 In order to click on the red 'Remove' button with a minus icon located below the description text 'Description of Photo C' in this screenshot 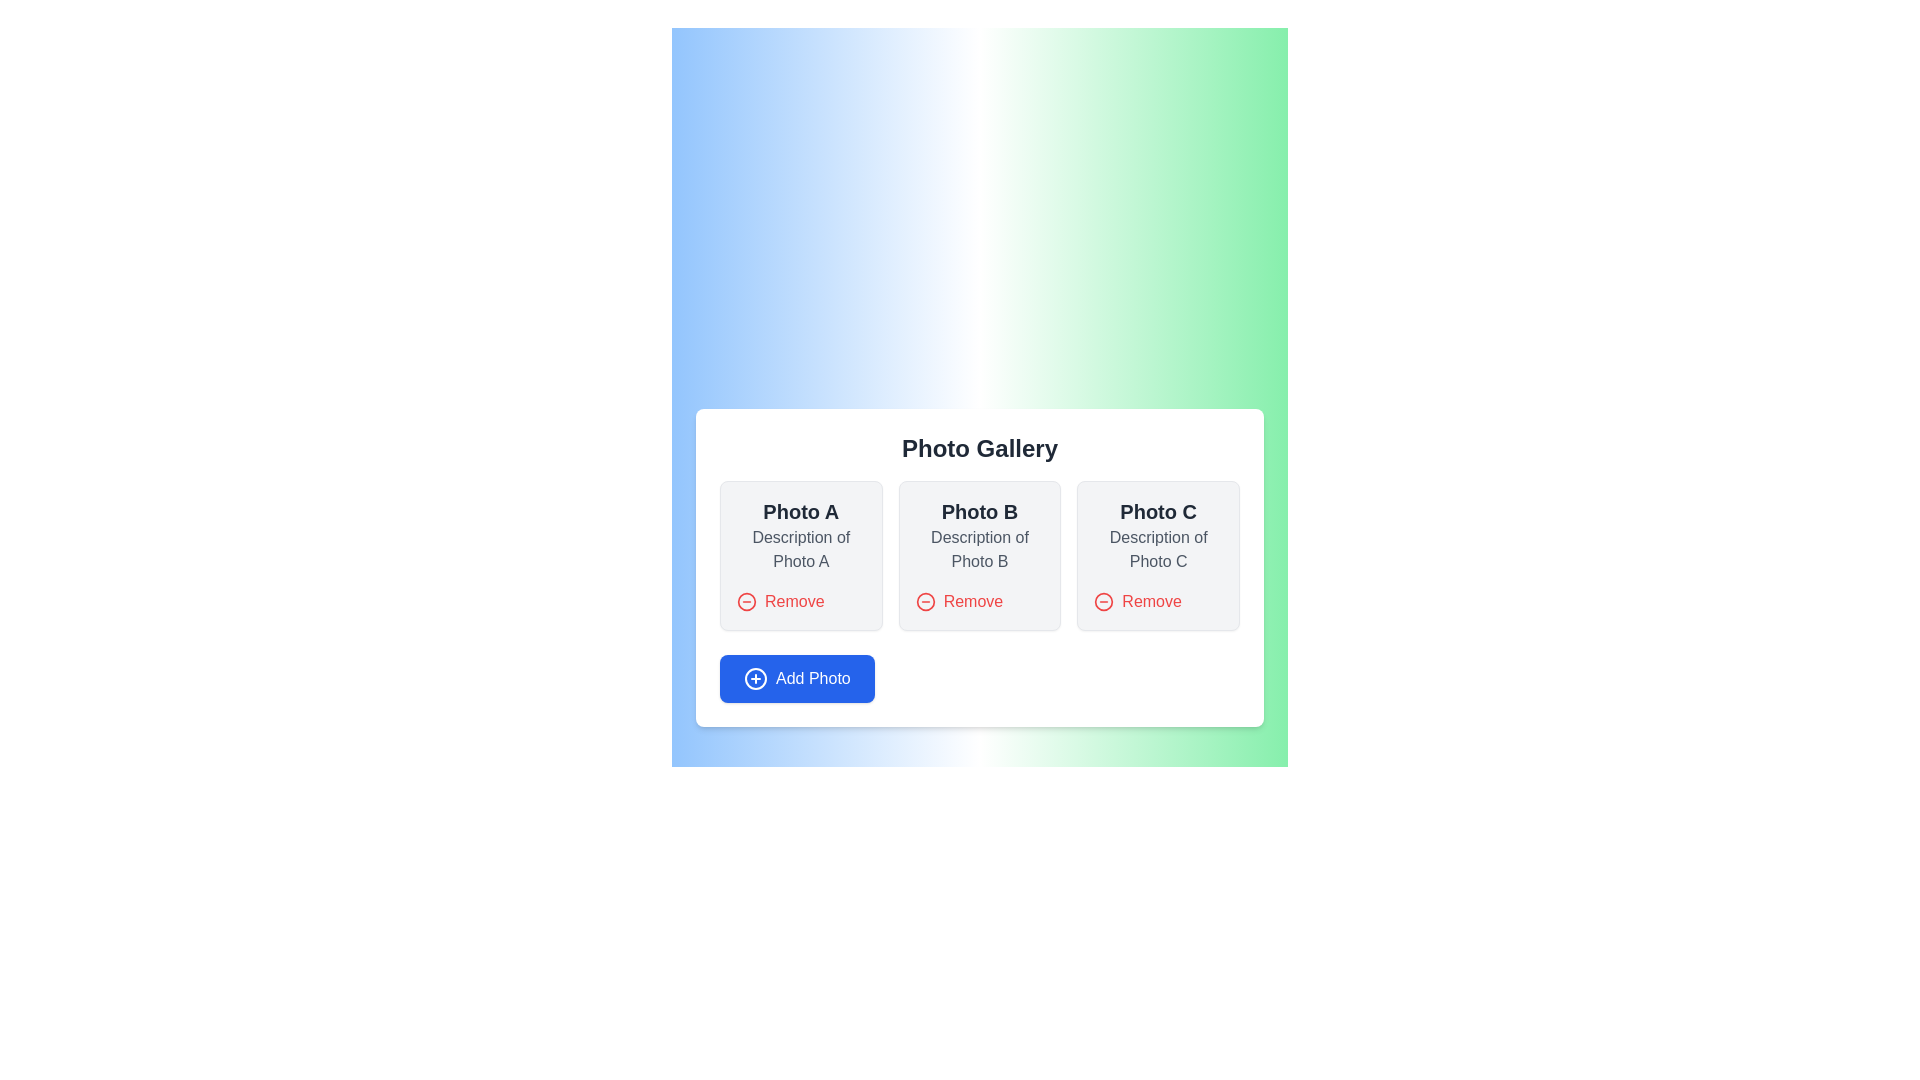, I will do `click(1138, 600)`.